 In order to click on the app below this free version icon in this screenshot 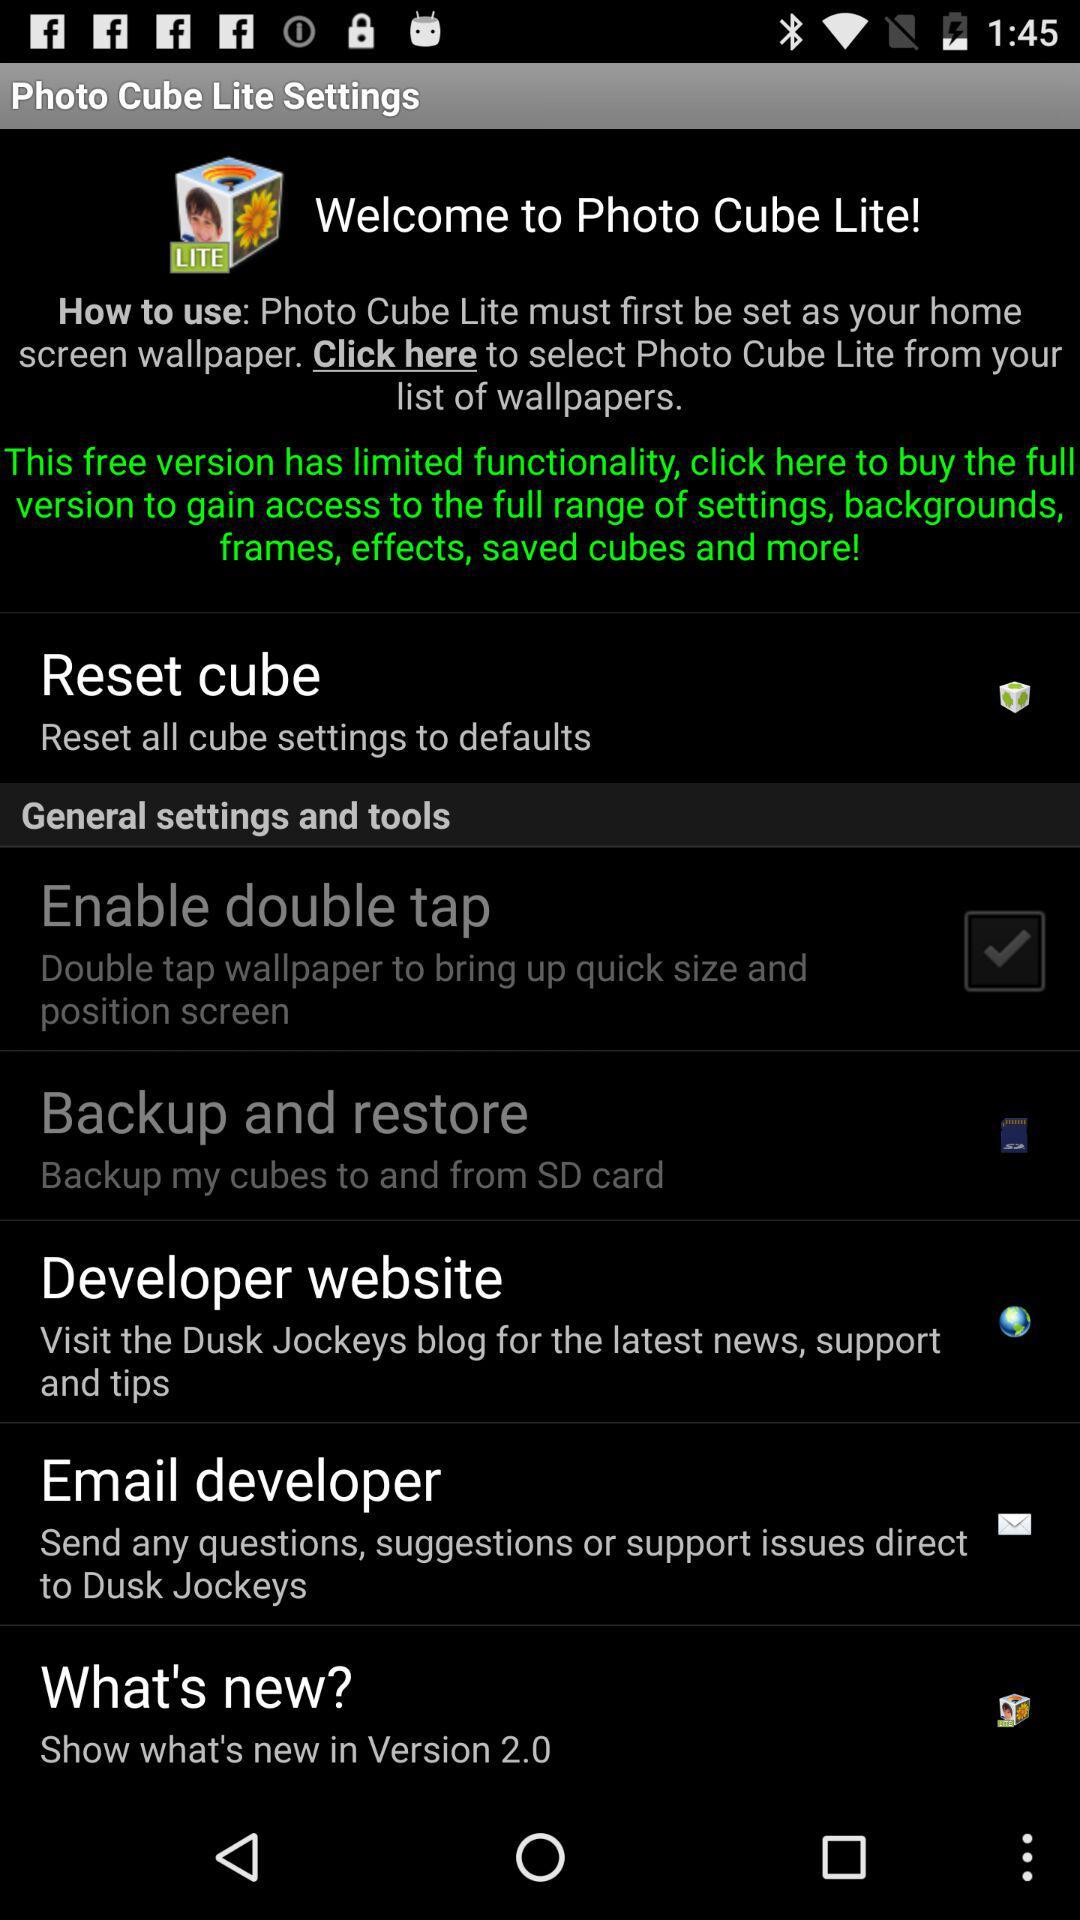, I will do `click(1014, 697)`.